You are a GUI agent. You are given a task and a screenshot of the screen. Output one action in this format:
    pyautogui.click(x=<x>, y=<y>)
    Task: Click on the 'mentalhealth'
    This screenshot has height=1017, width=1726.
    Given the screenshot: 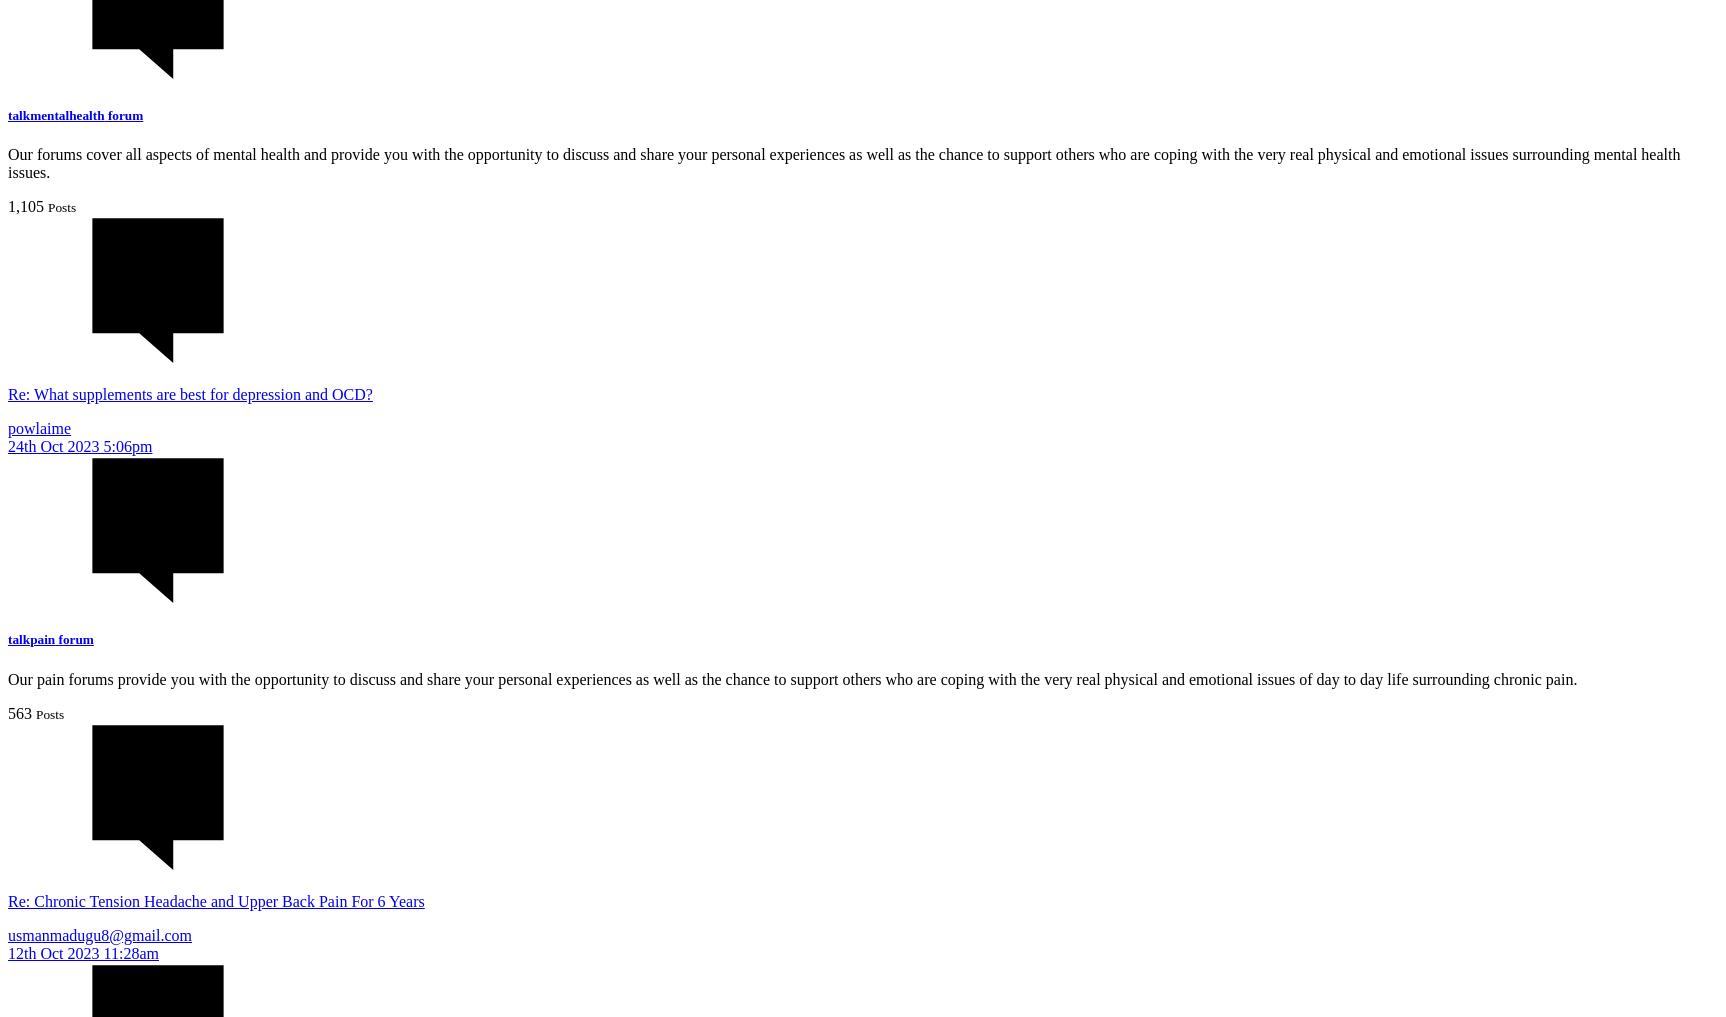 What is the action you would take?
    pyautogui.click(x=30, y=114)
    